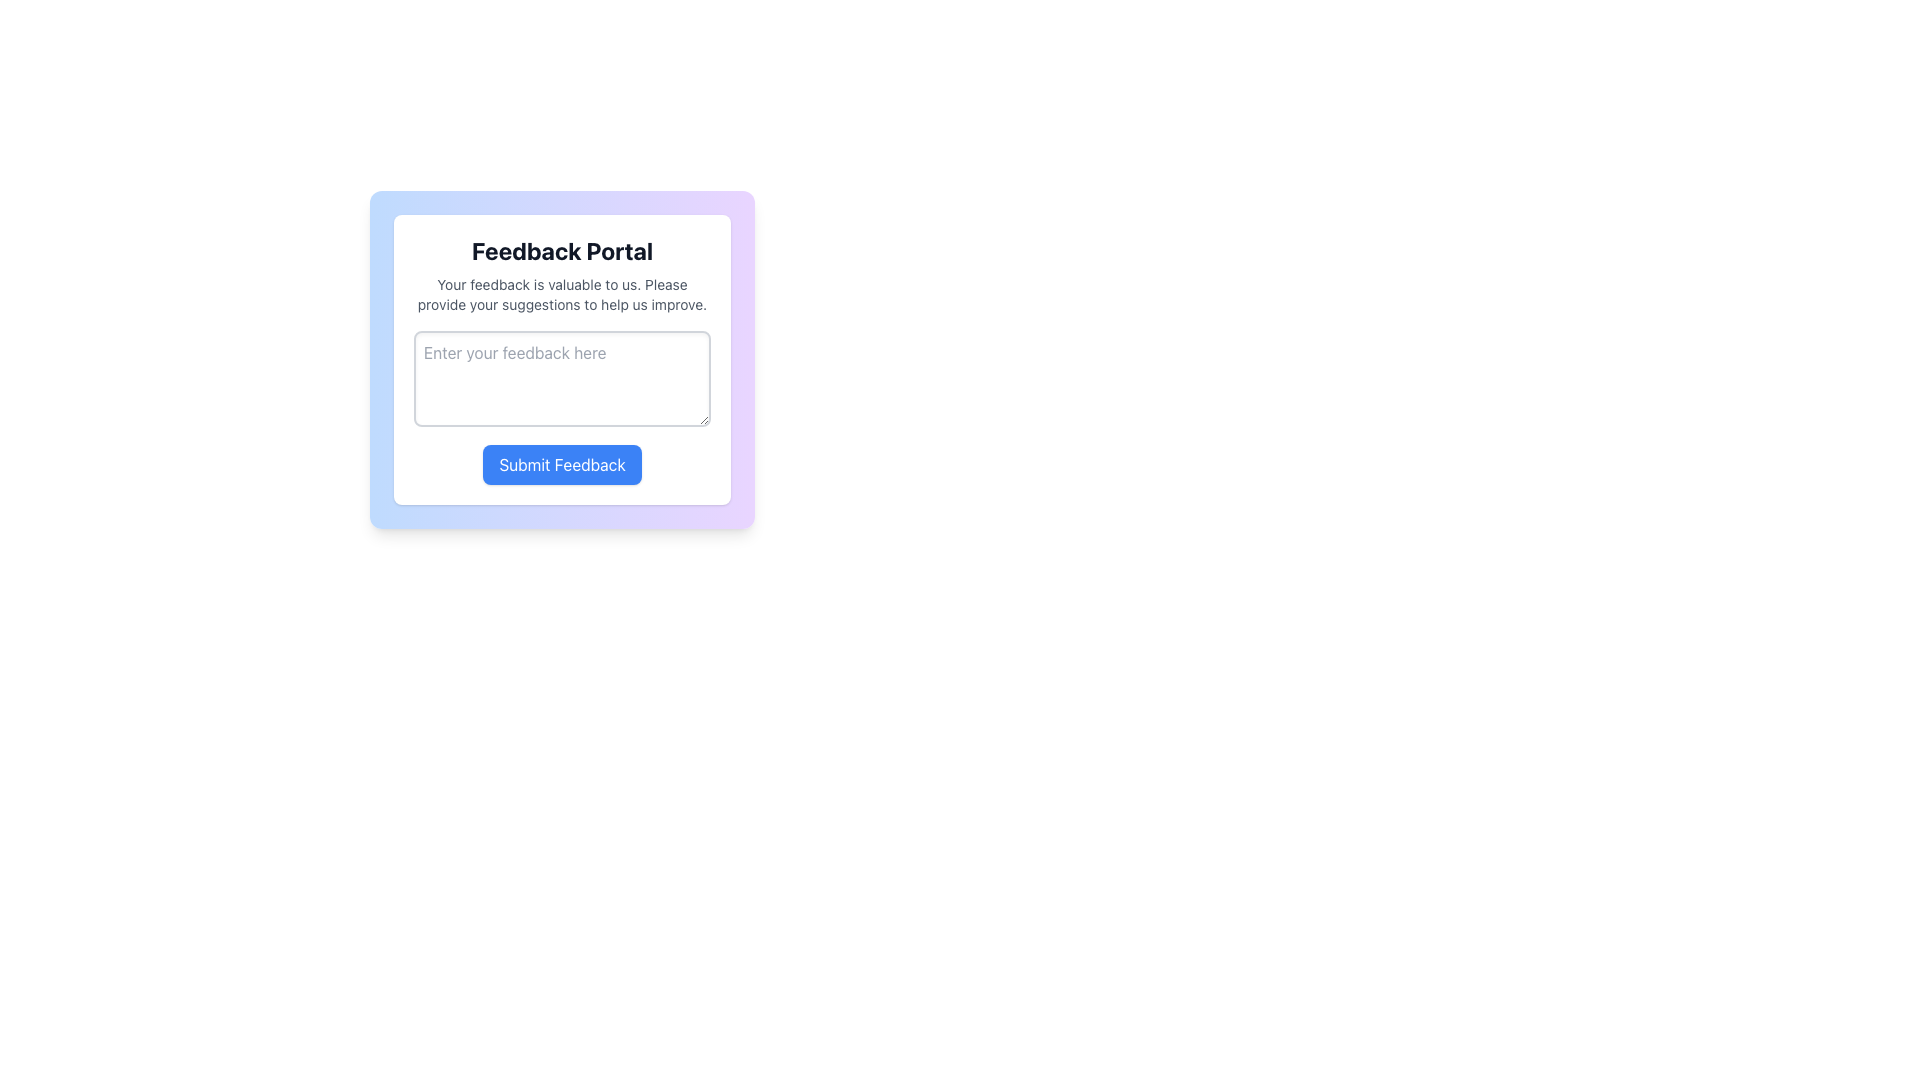 The height and width of the screenshot is (1080, 1920). Describe the element at coordinates (561, 407) in the screenshot. I see `the Text input area within the 'Feedback Portal' section` at that location.